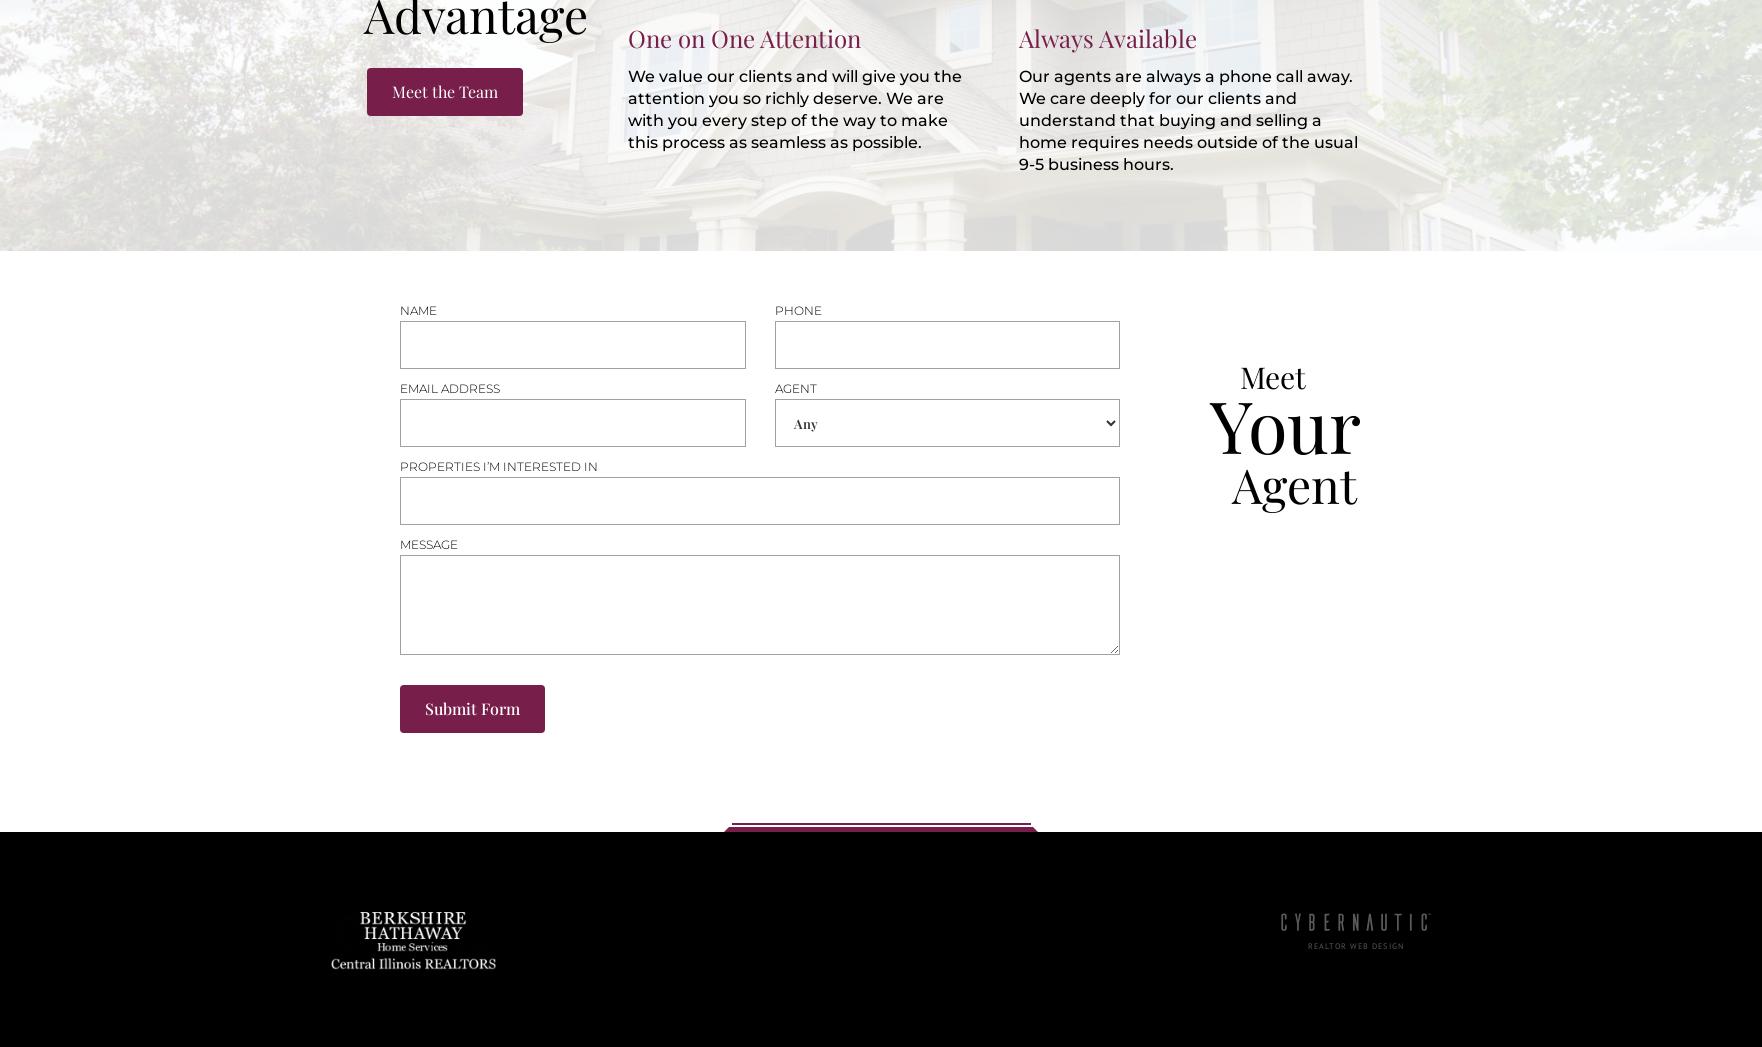 The width and height of the screenshot is (1762, 1047). Describe the element at coordinates (471, 707) in the screenshot. I see `'Submit Form'` at that location.